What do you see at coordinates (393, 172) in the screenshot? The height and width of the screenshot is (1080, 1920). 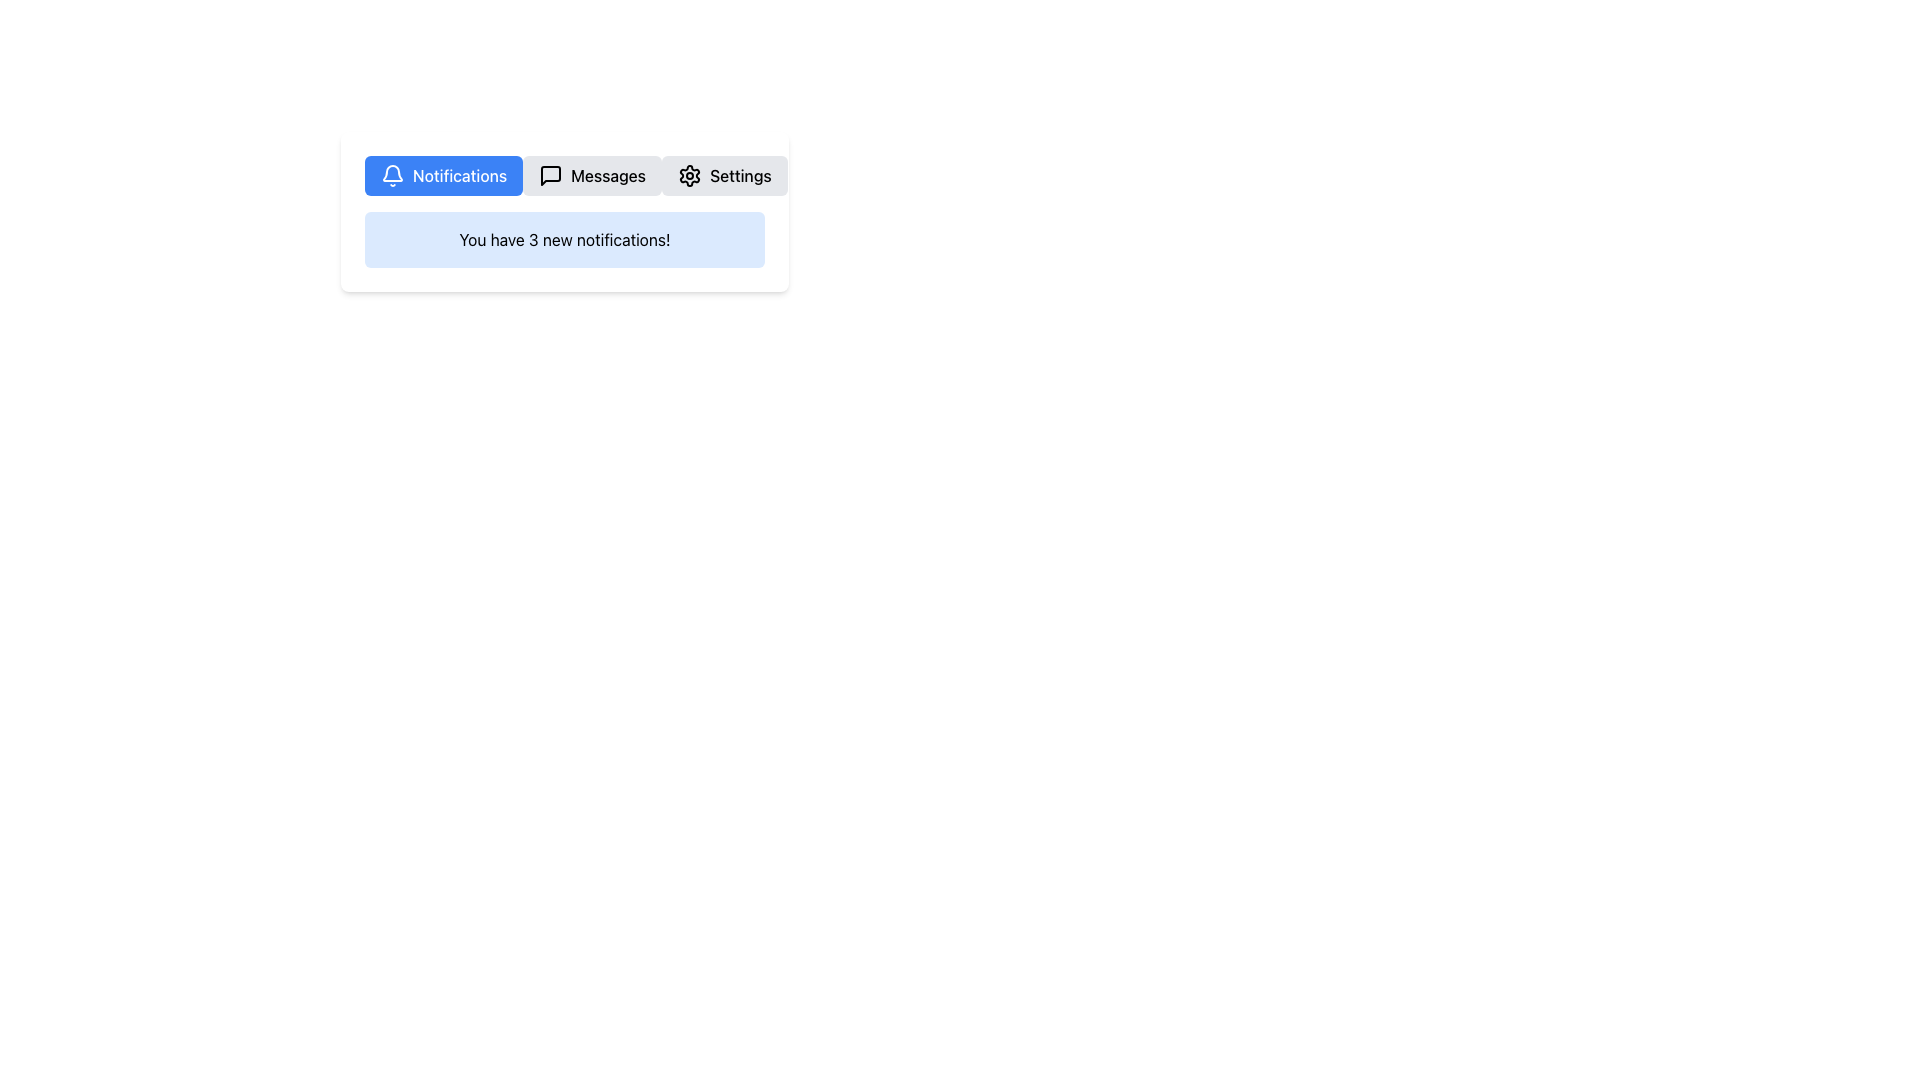 I see `the notification icon, which resembles a bell and is located in the notifications section at the top-left corner` at bounding box center [393, 172].